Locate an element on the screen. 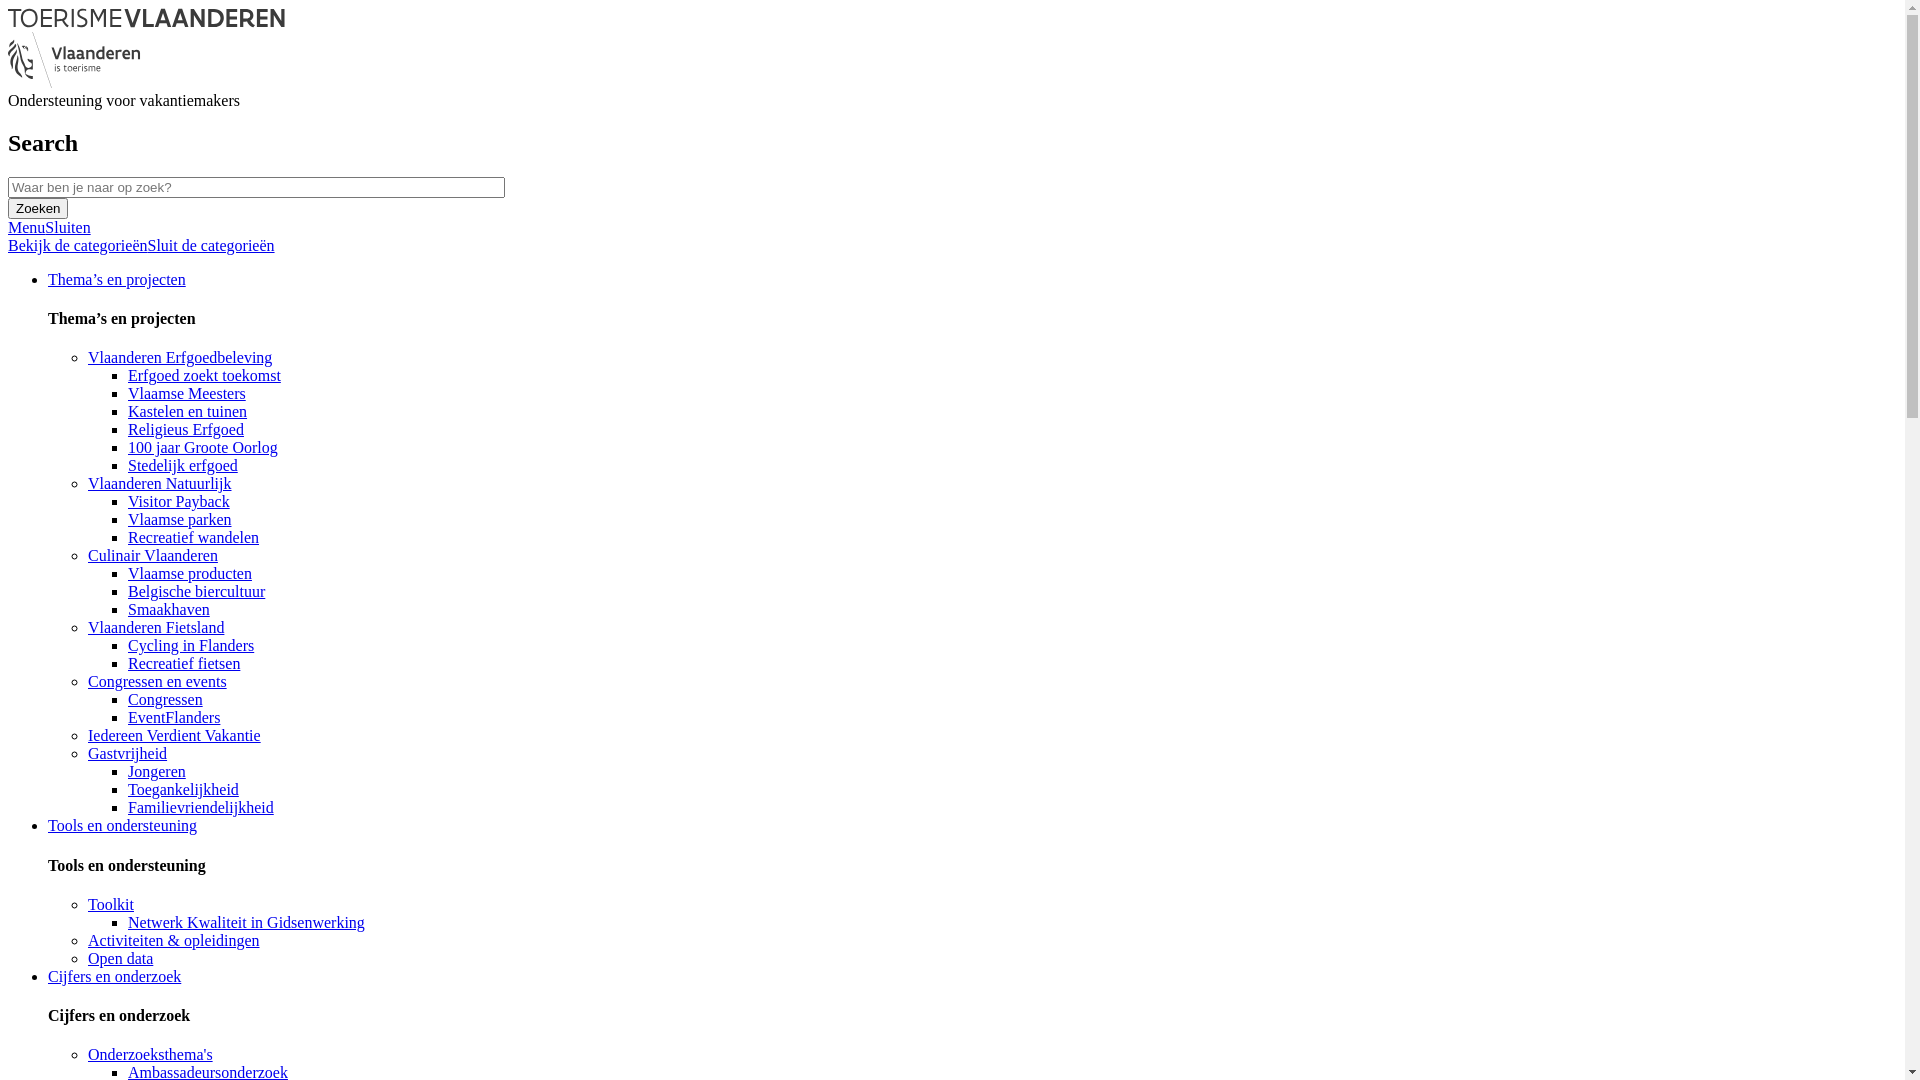 This screenshot has height=1080, width=1920. 'Iedereen Verdient Vakantie' is located at coordinates (174, 735).